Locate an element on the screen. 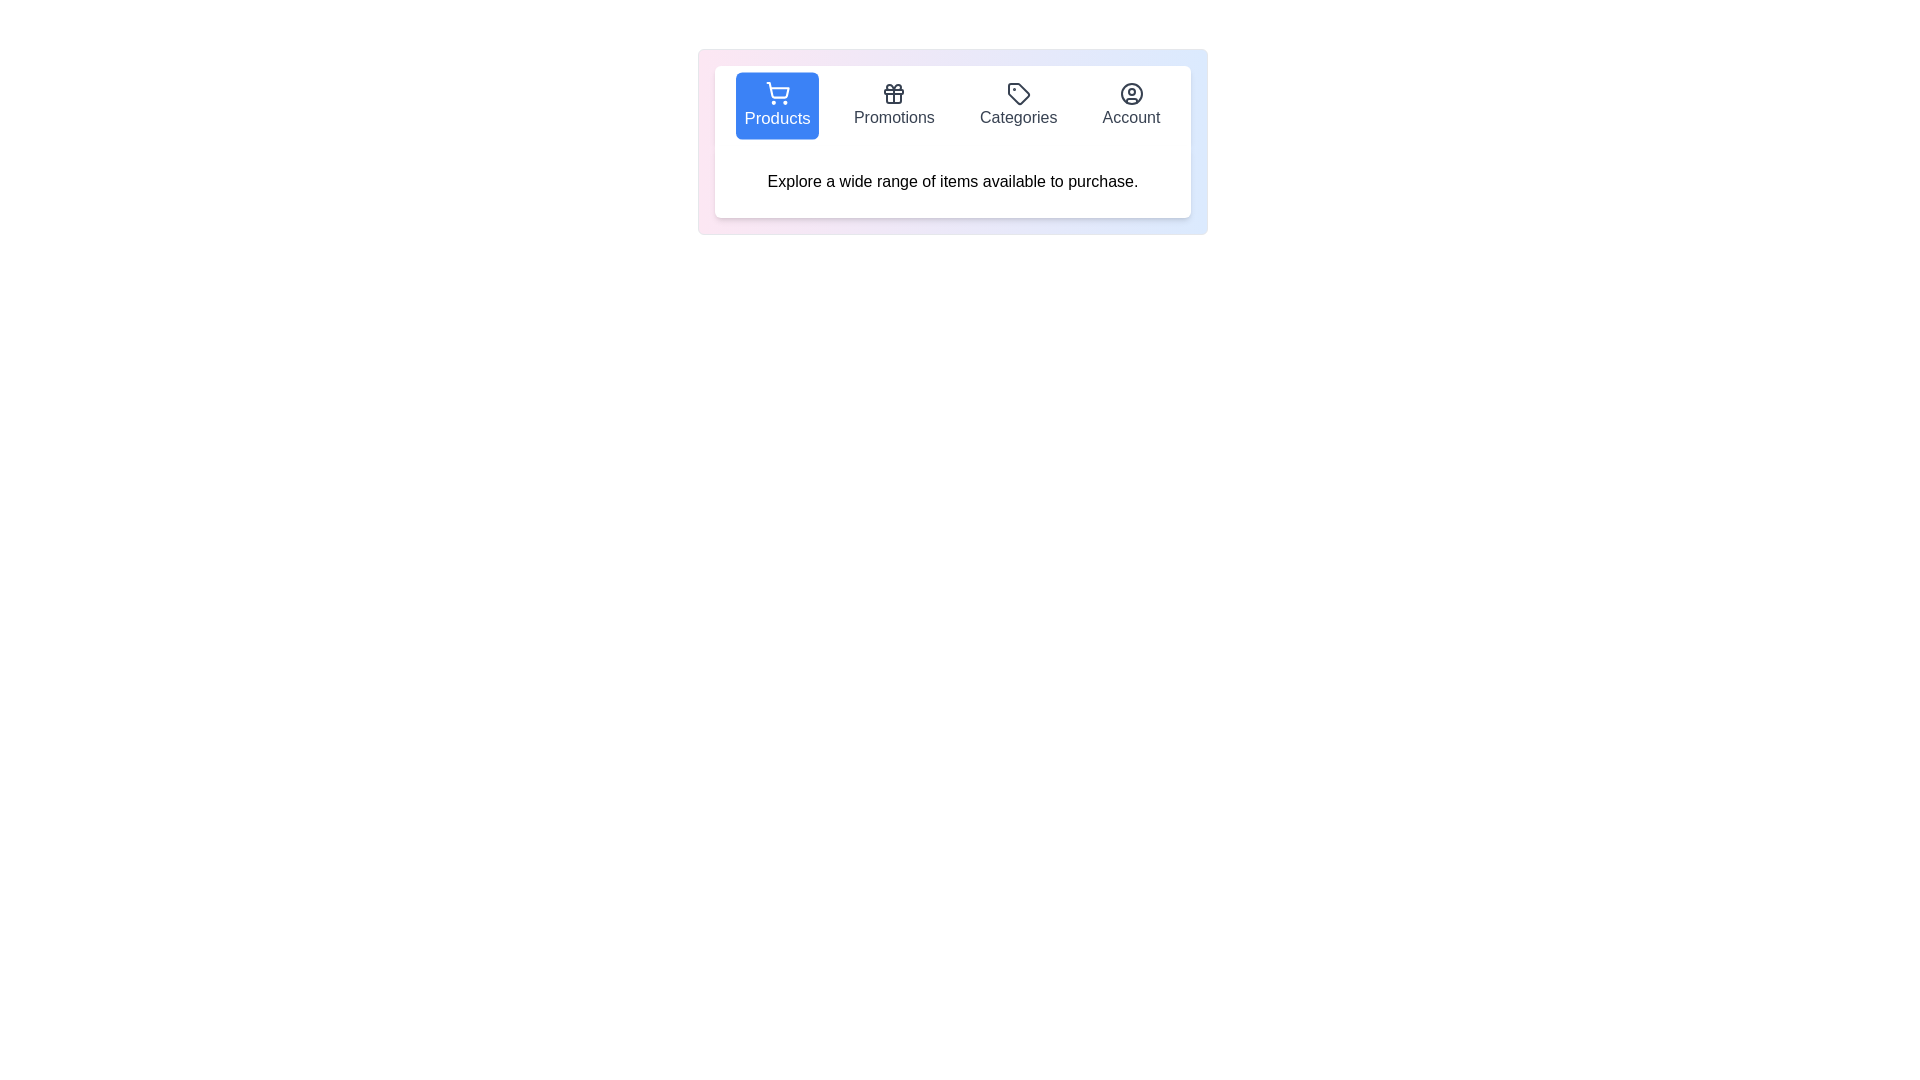 The width and height of the screenshot is (1920, 1080). the Products tab to observe its visual feedback is located at coordinates (776, 105).